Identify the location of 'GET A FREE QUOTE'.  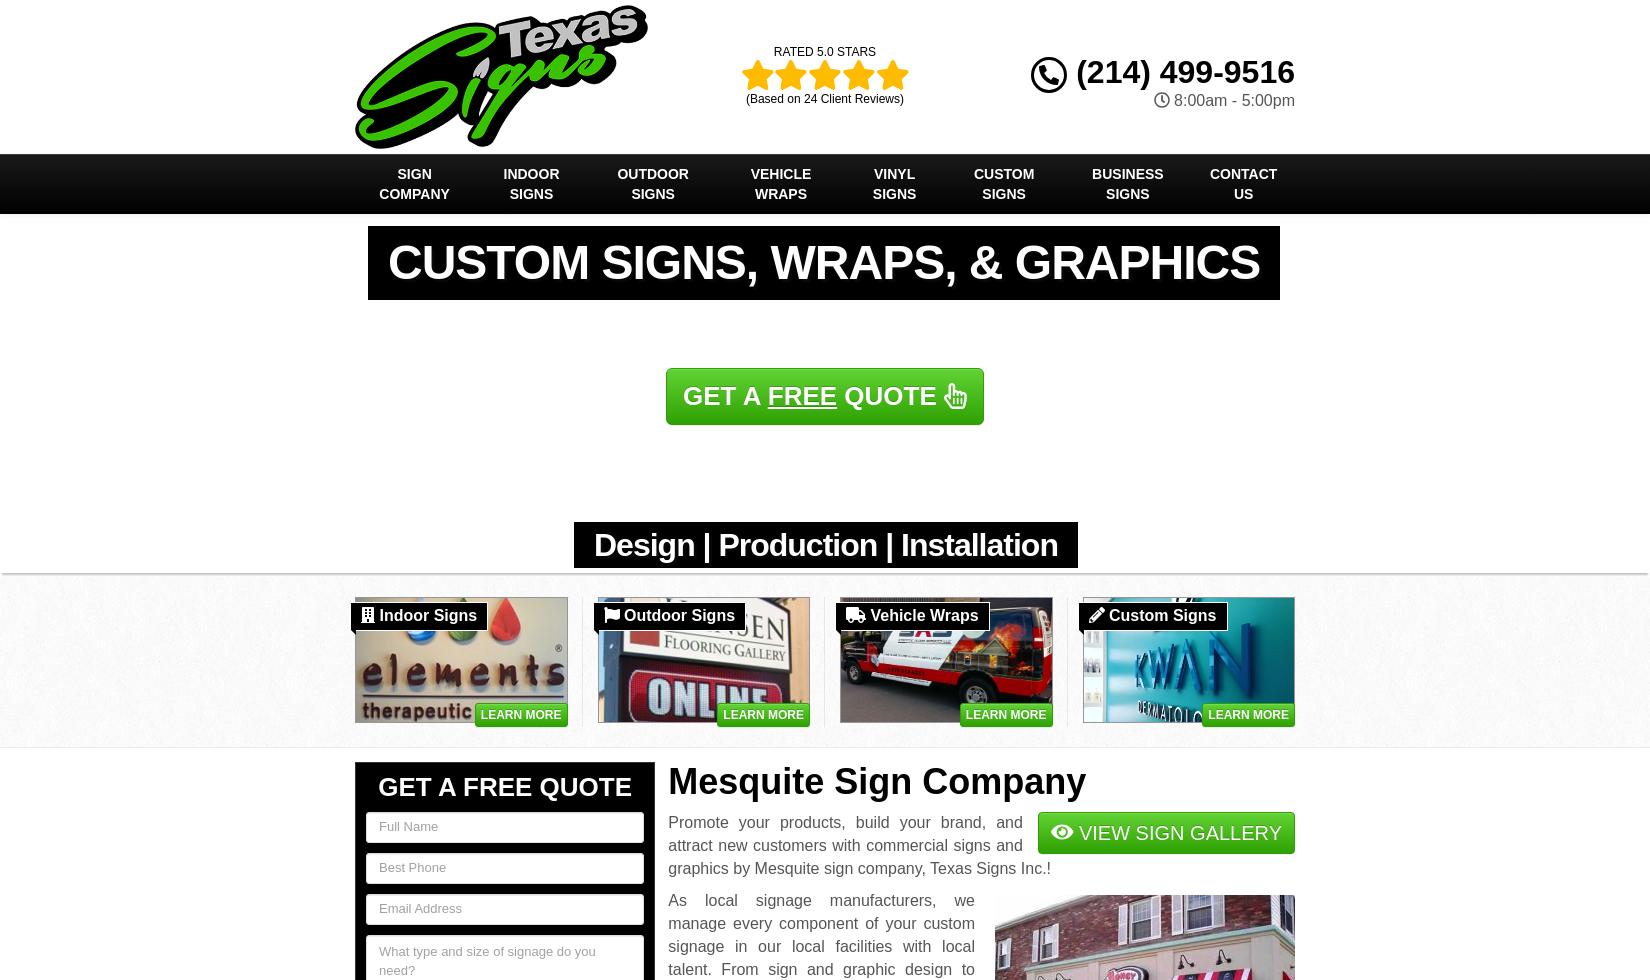
(378, 787).